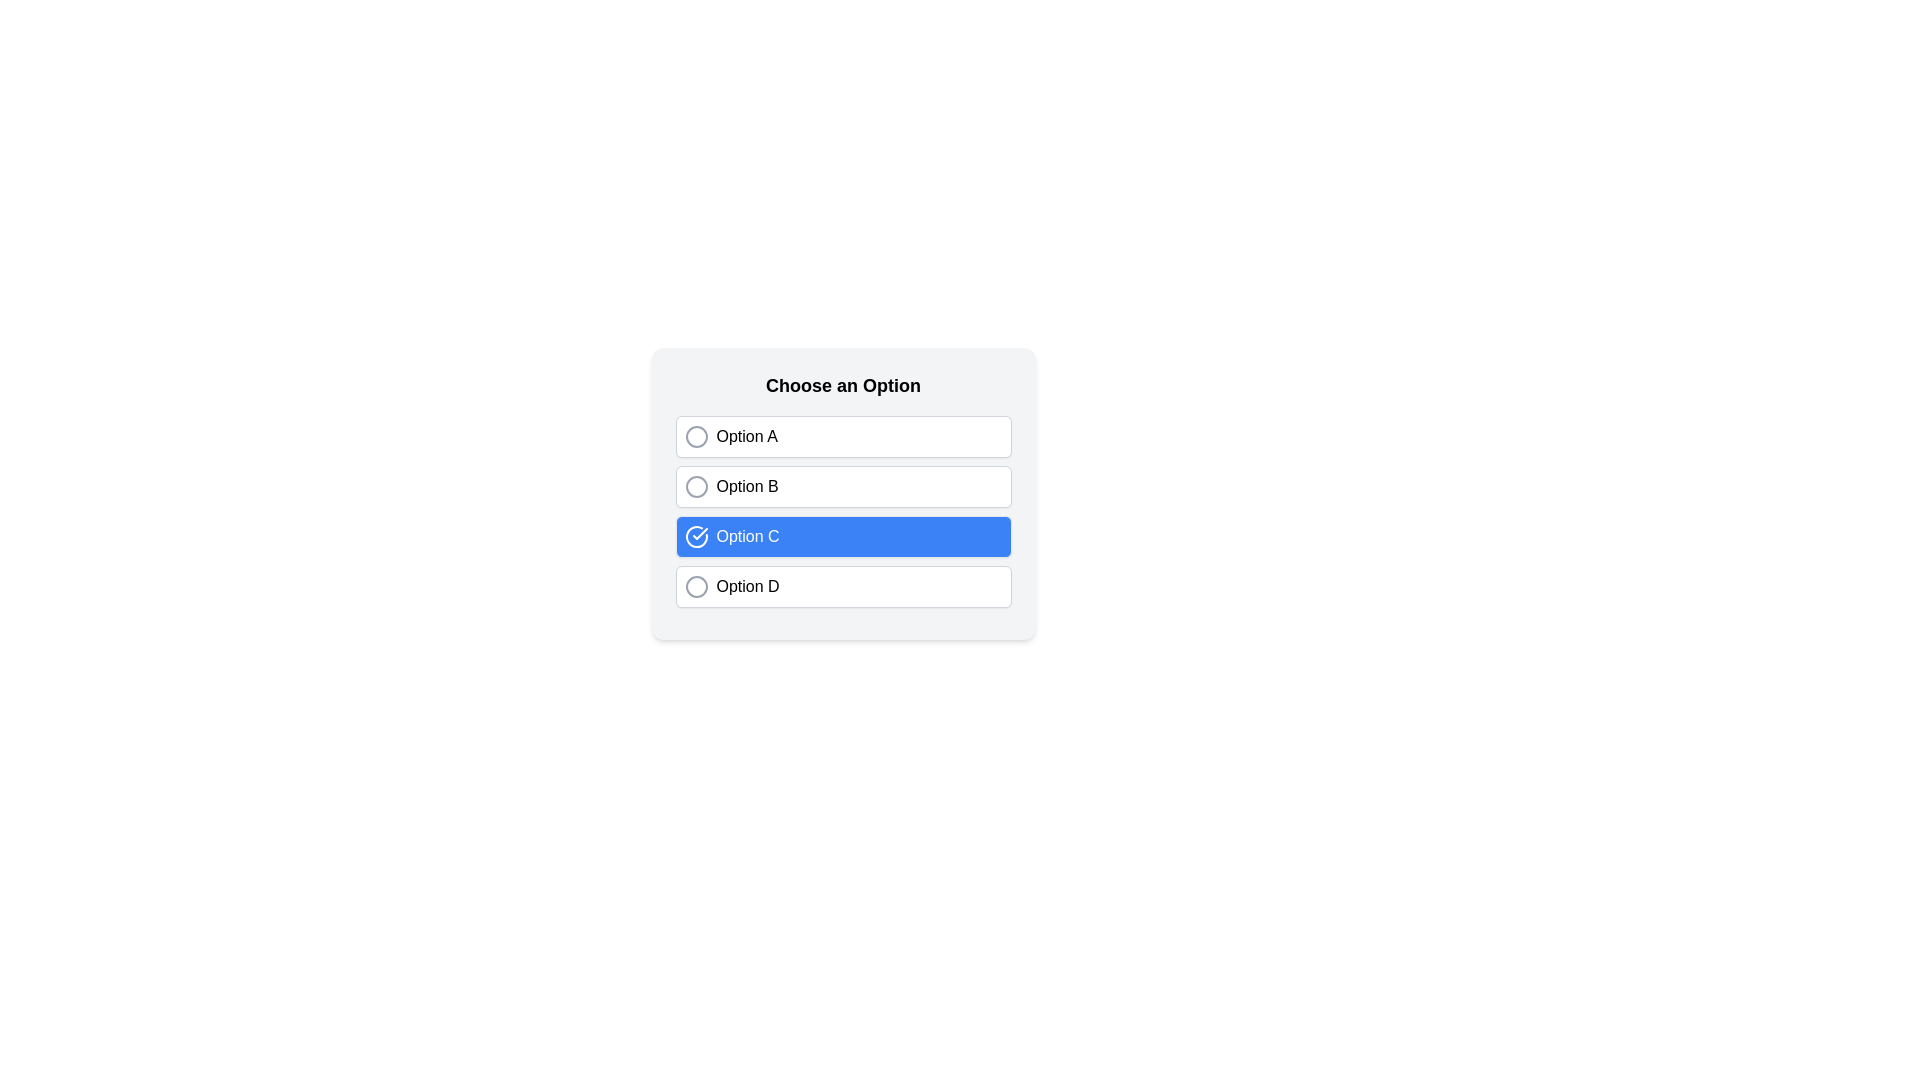 The height and width of the screenshot is (1080, 1920). What do you see at coordinates (696, 585) in the screenshot?
I see `the circular radio button indicator` at bounding box center [696, 585].